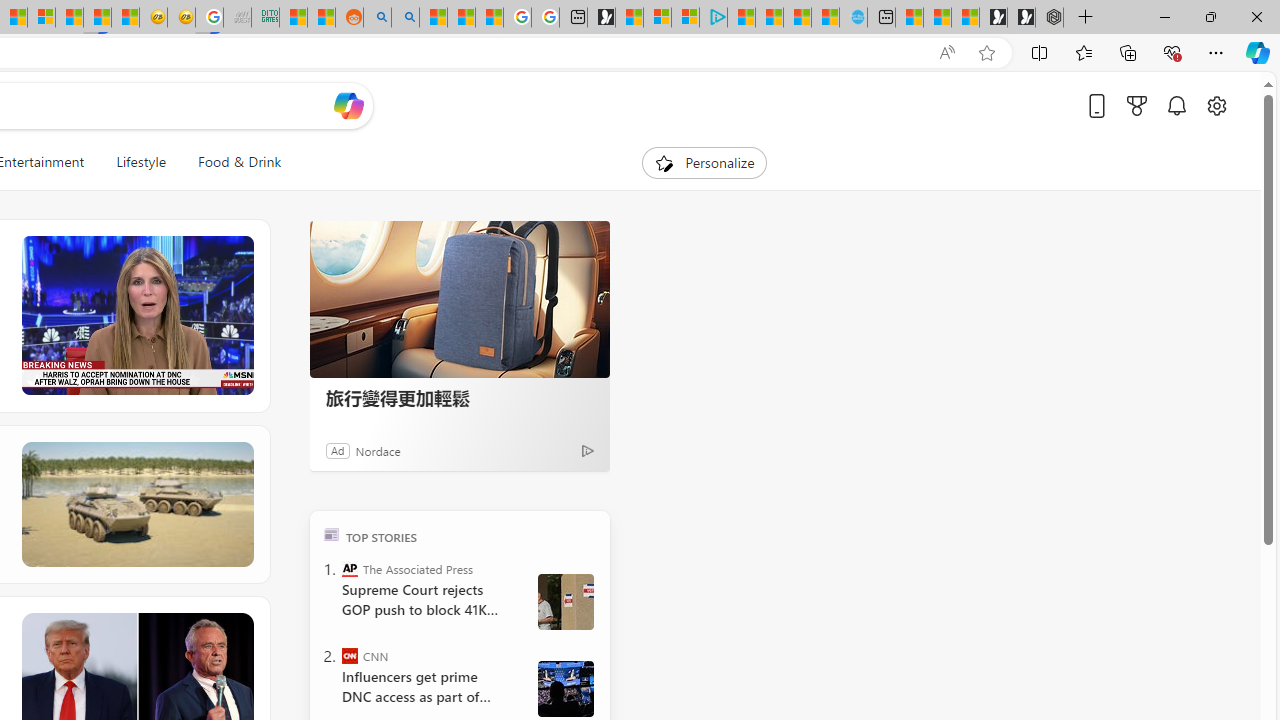  Describe the element at coordinates (292, 17) in the screenshot. I see `'MSNBC - MSN'` at that location.